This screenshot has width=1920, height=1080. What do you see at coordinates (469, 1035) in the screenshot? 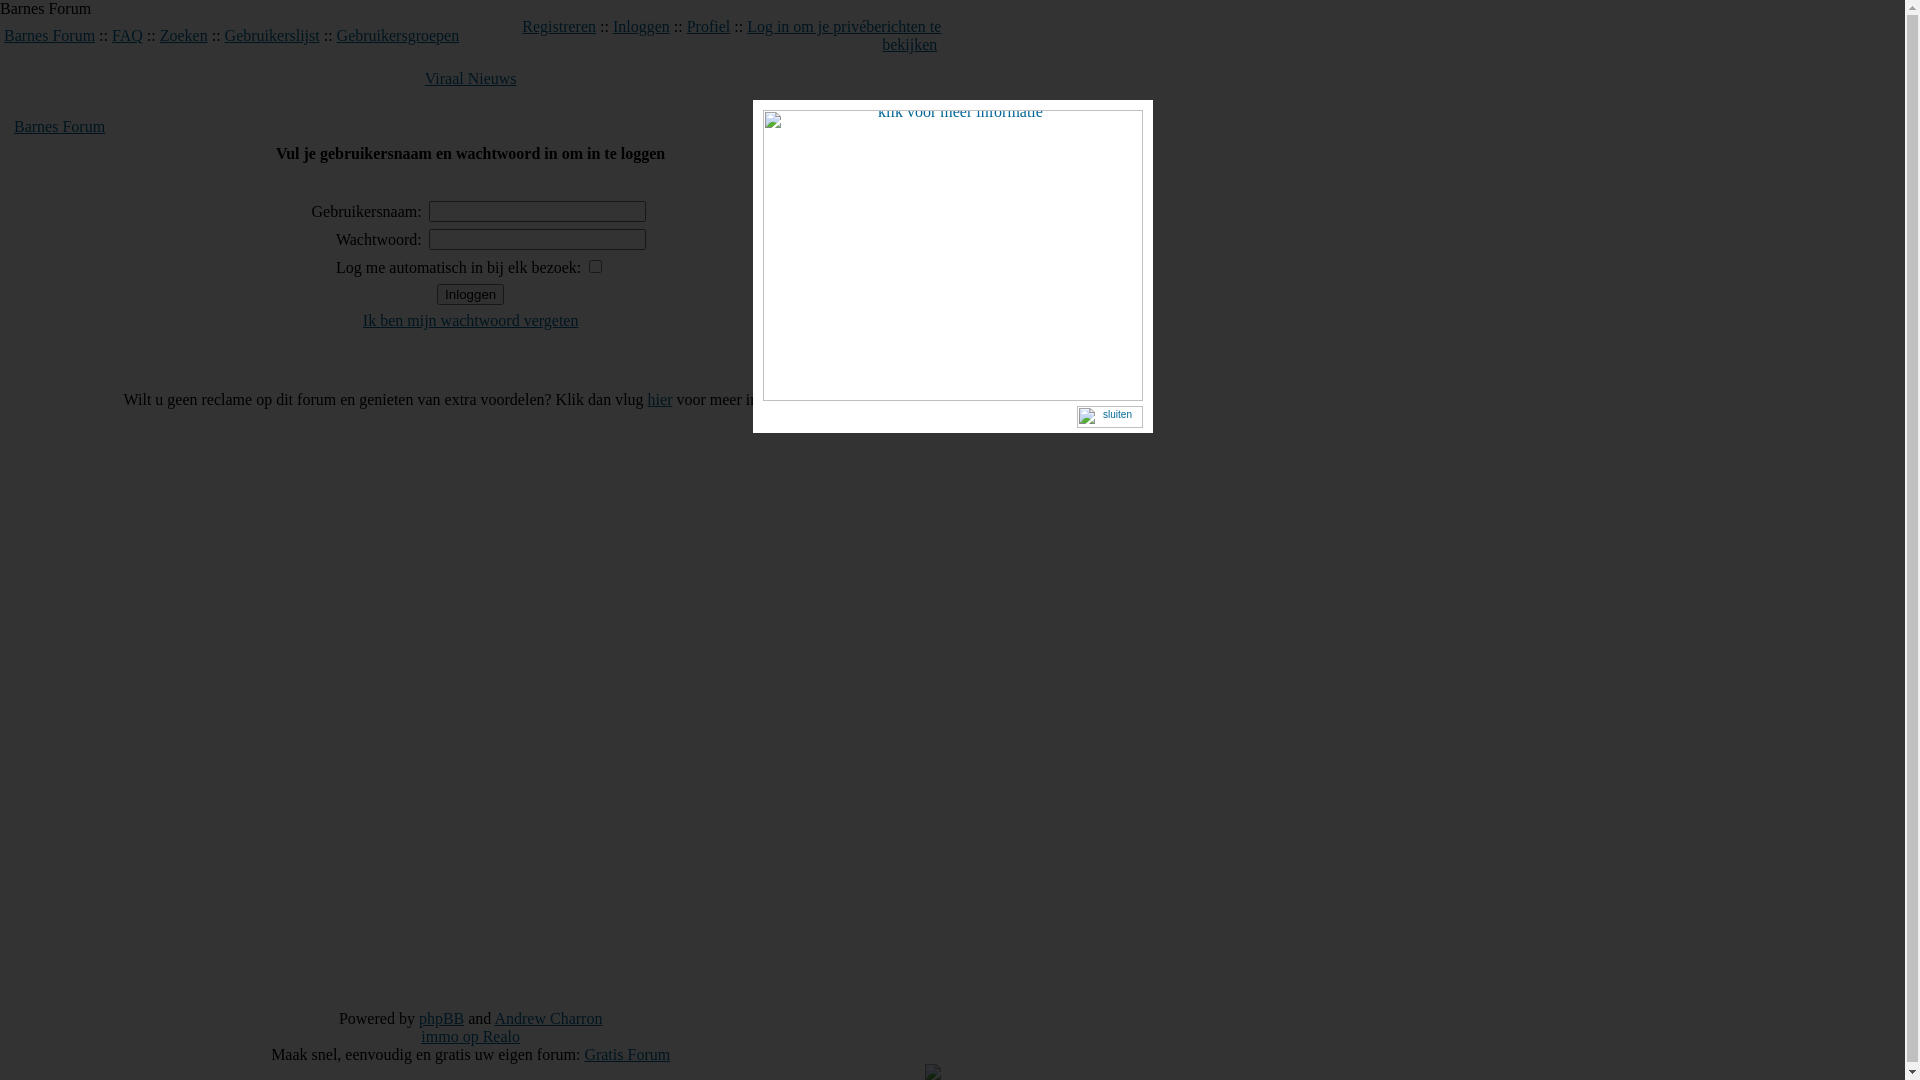
I see `'immo op Realo'` at bounding box center [469, 1035].